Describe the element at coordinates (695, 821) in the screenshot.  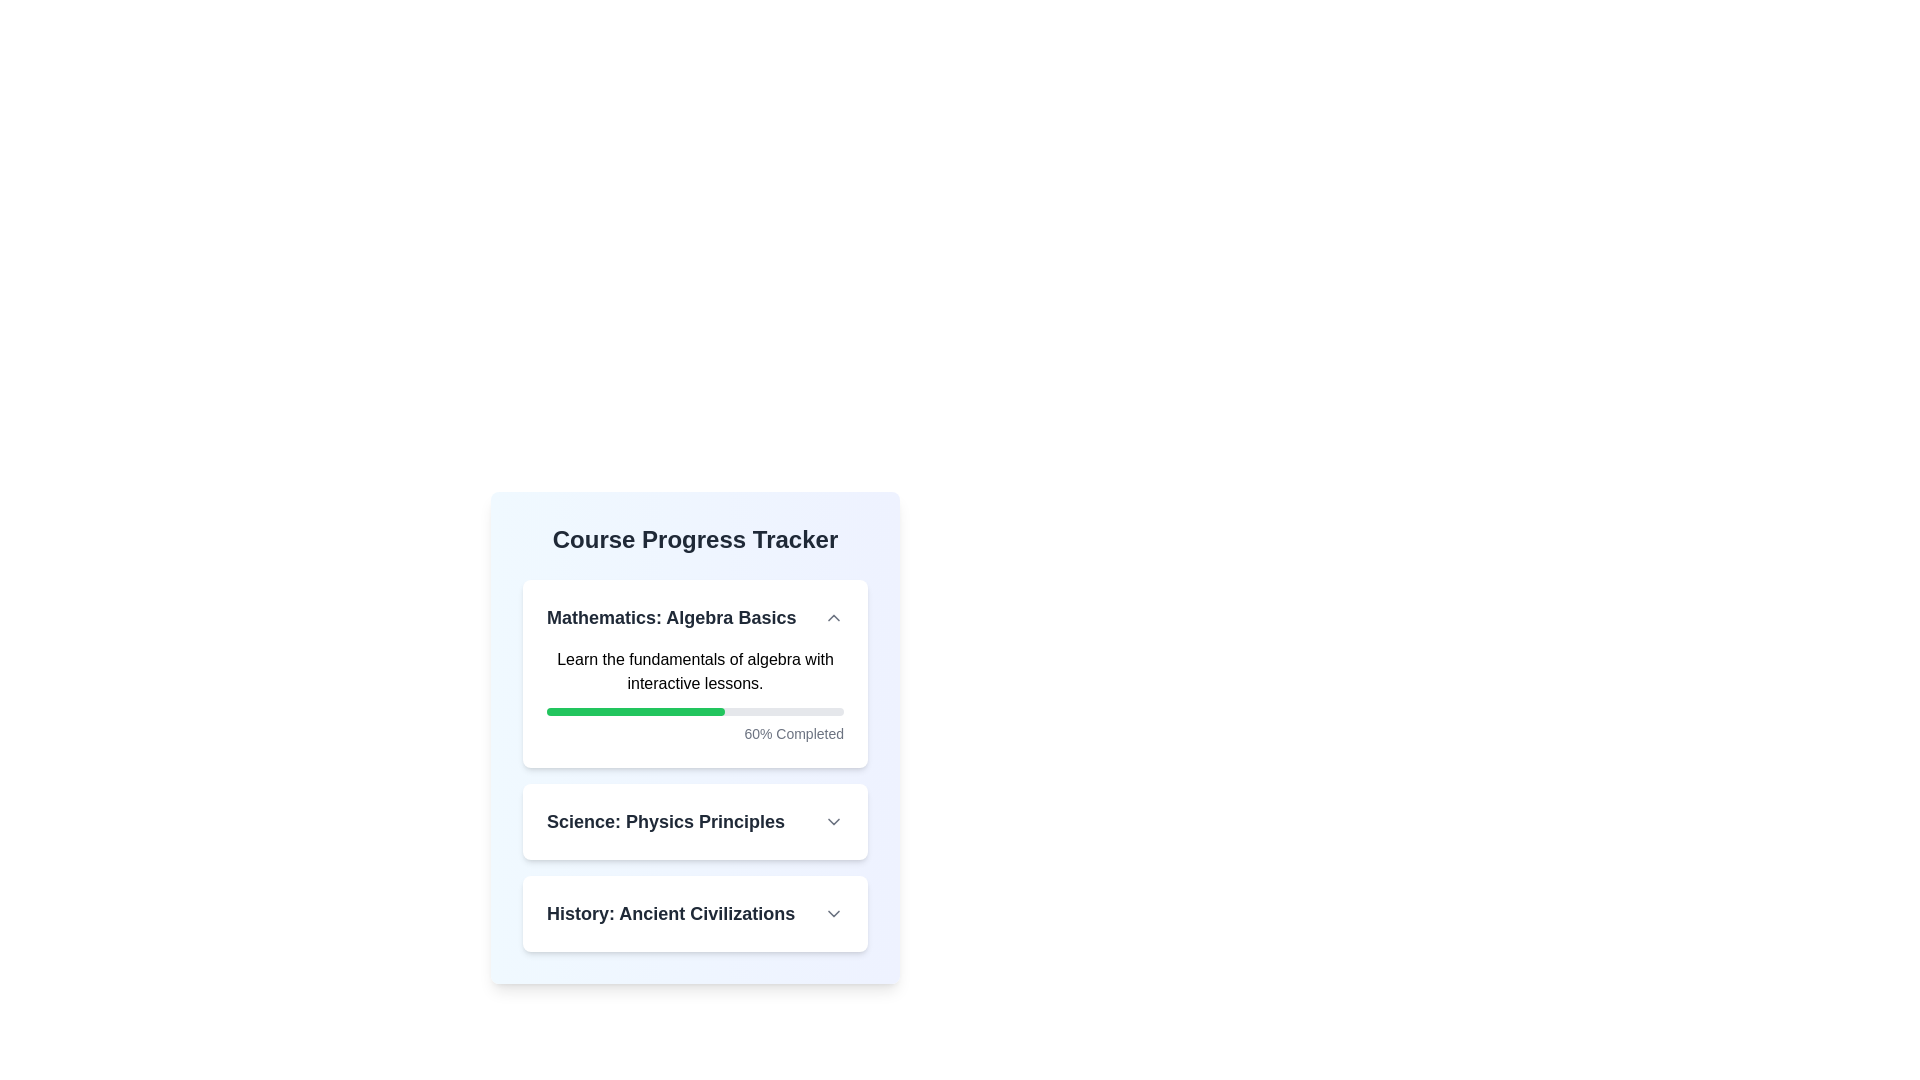
I see `the 'Science: Physics Principles' interactive header` at that location.